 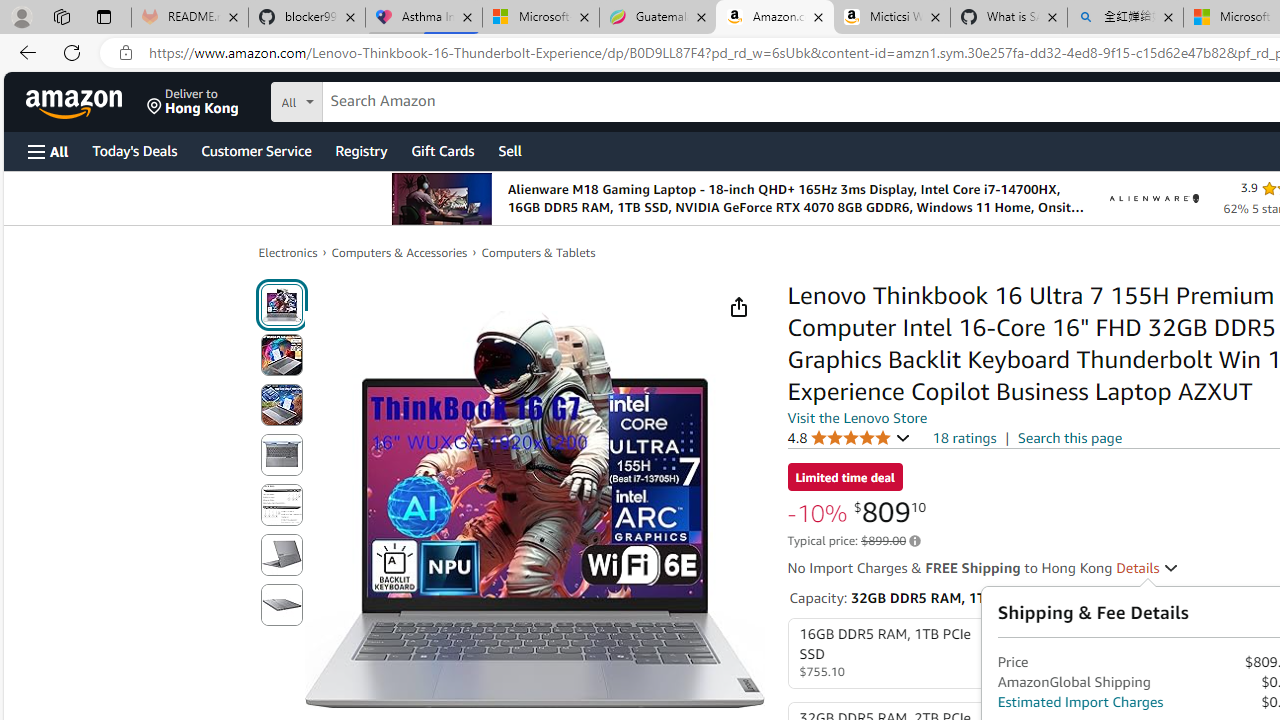 What do you see at coordinates (48, 150) in the screenshot?
I see `'Open Menu'` at bounding box center [48, 150].